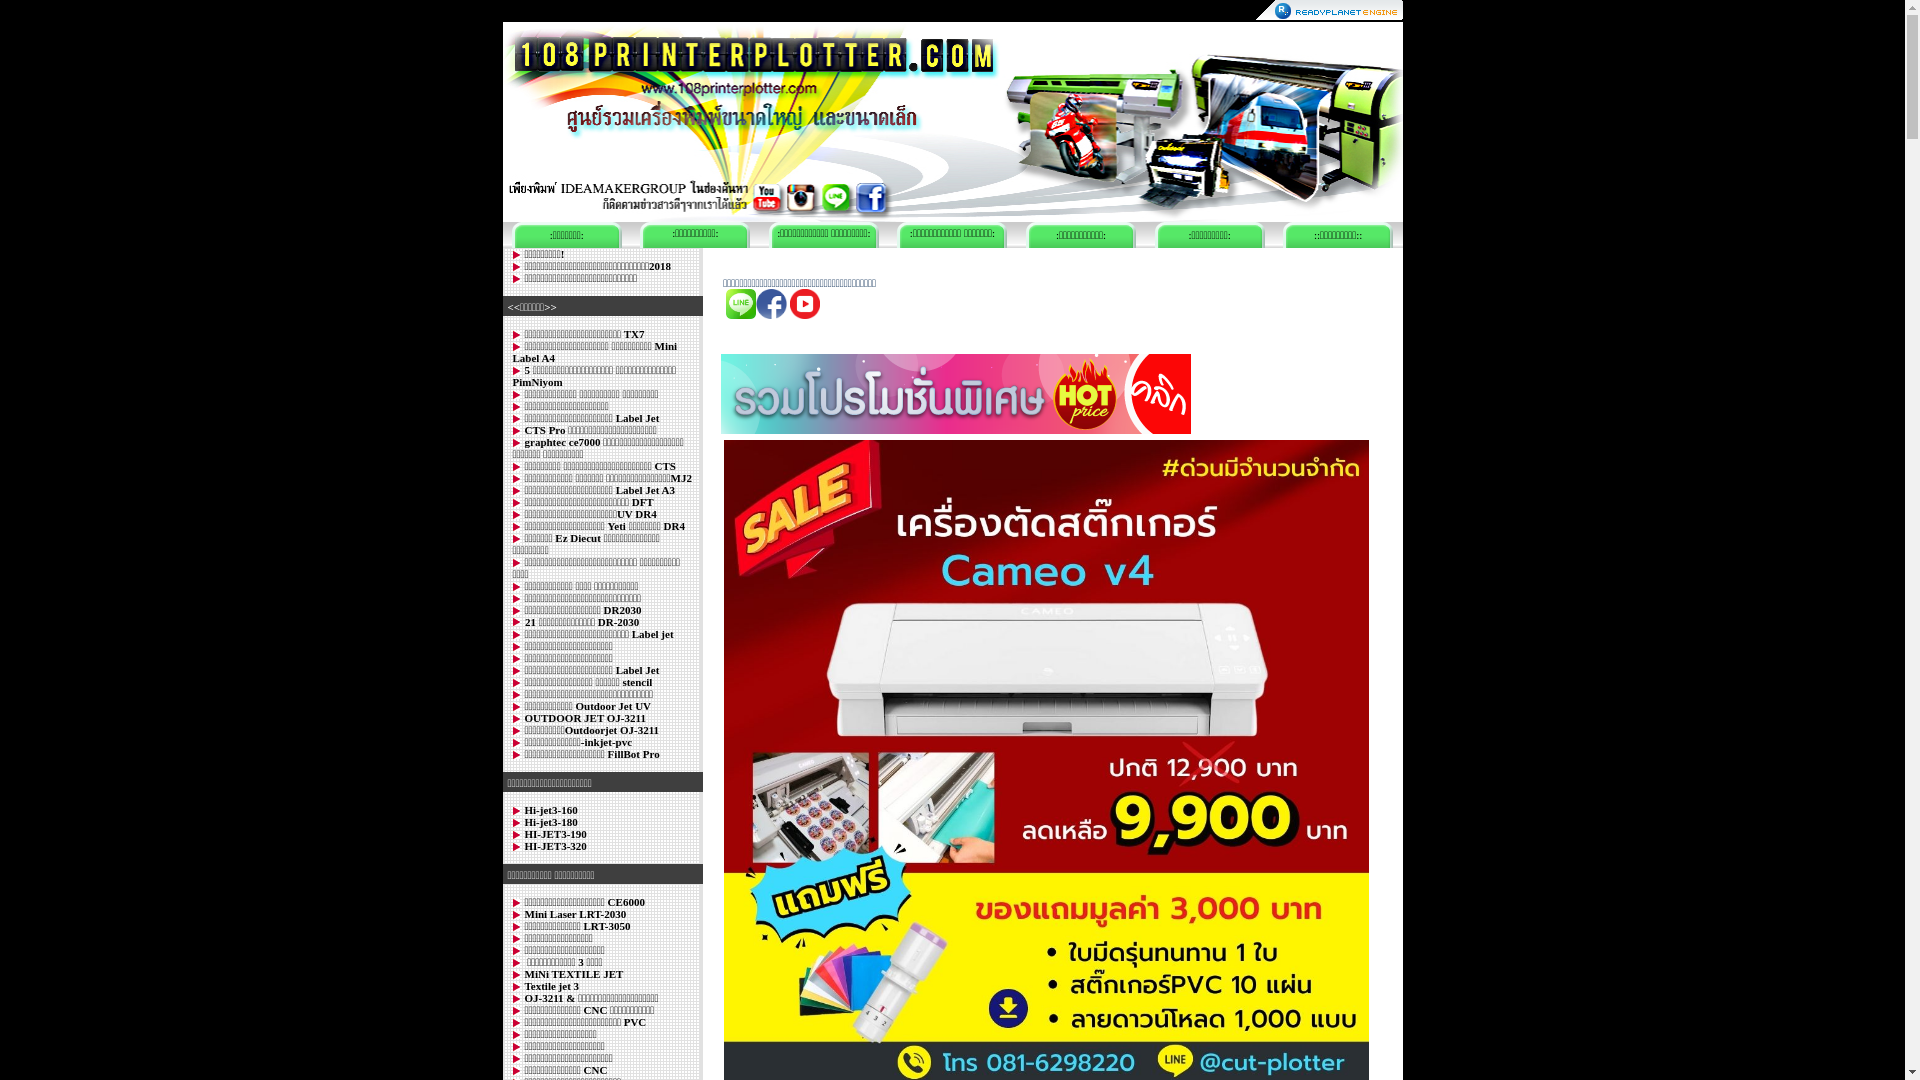 This screenshot has height=1080, width=1920. Describe the element at coordinates (572, 973) in the screenshot. I see `'MiNi TEXTILE JET'` at that location.